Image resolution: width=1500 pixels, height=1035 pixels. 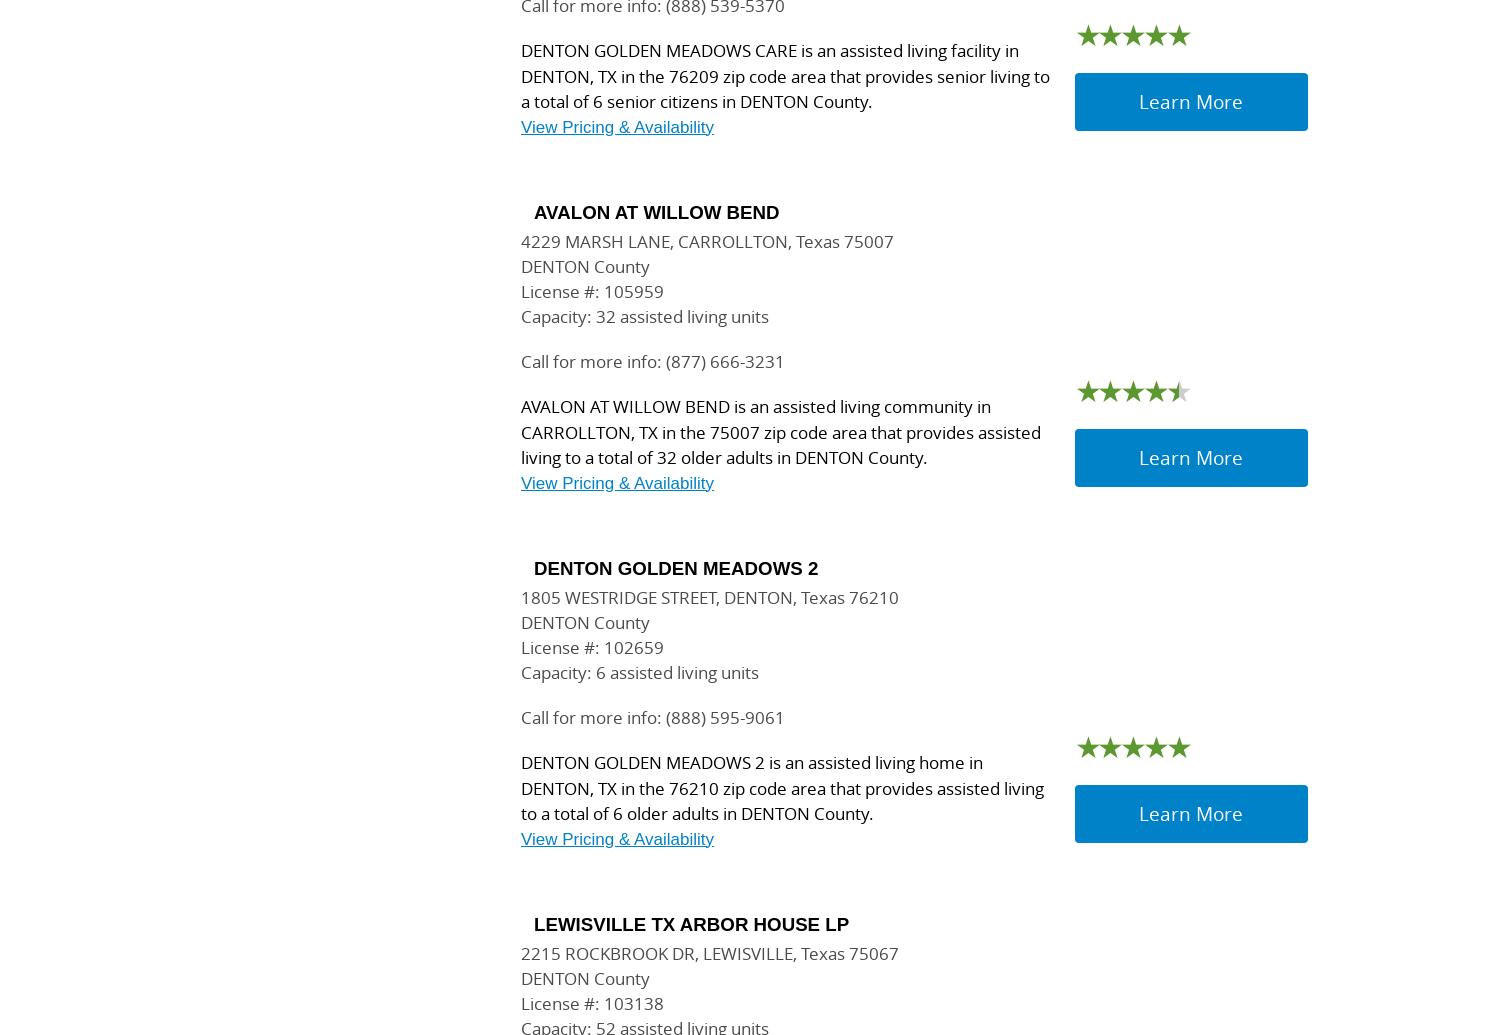 What do you see at coordinates (781, 432) in the screenshot?
I see `'AVALON AT WILLOW BEND is an assisted living community in CARROLLTON, TX in the 75007 zip code area that provides assisted living to a total of 32 older adults in DENTON County.'` at bounding box center [781, 432].